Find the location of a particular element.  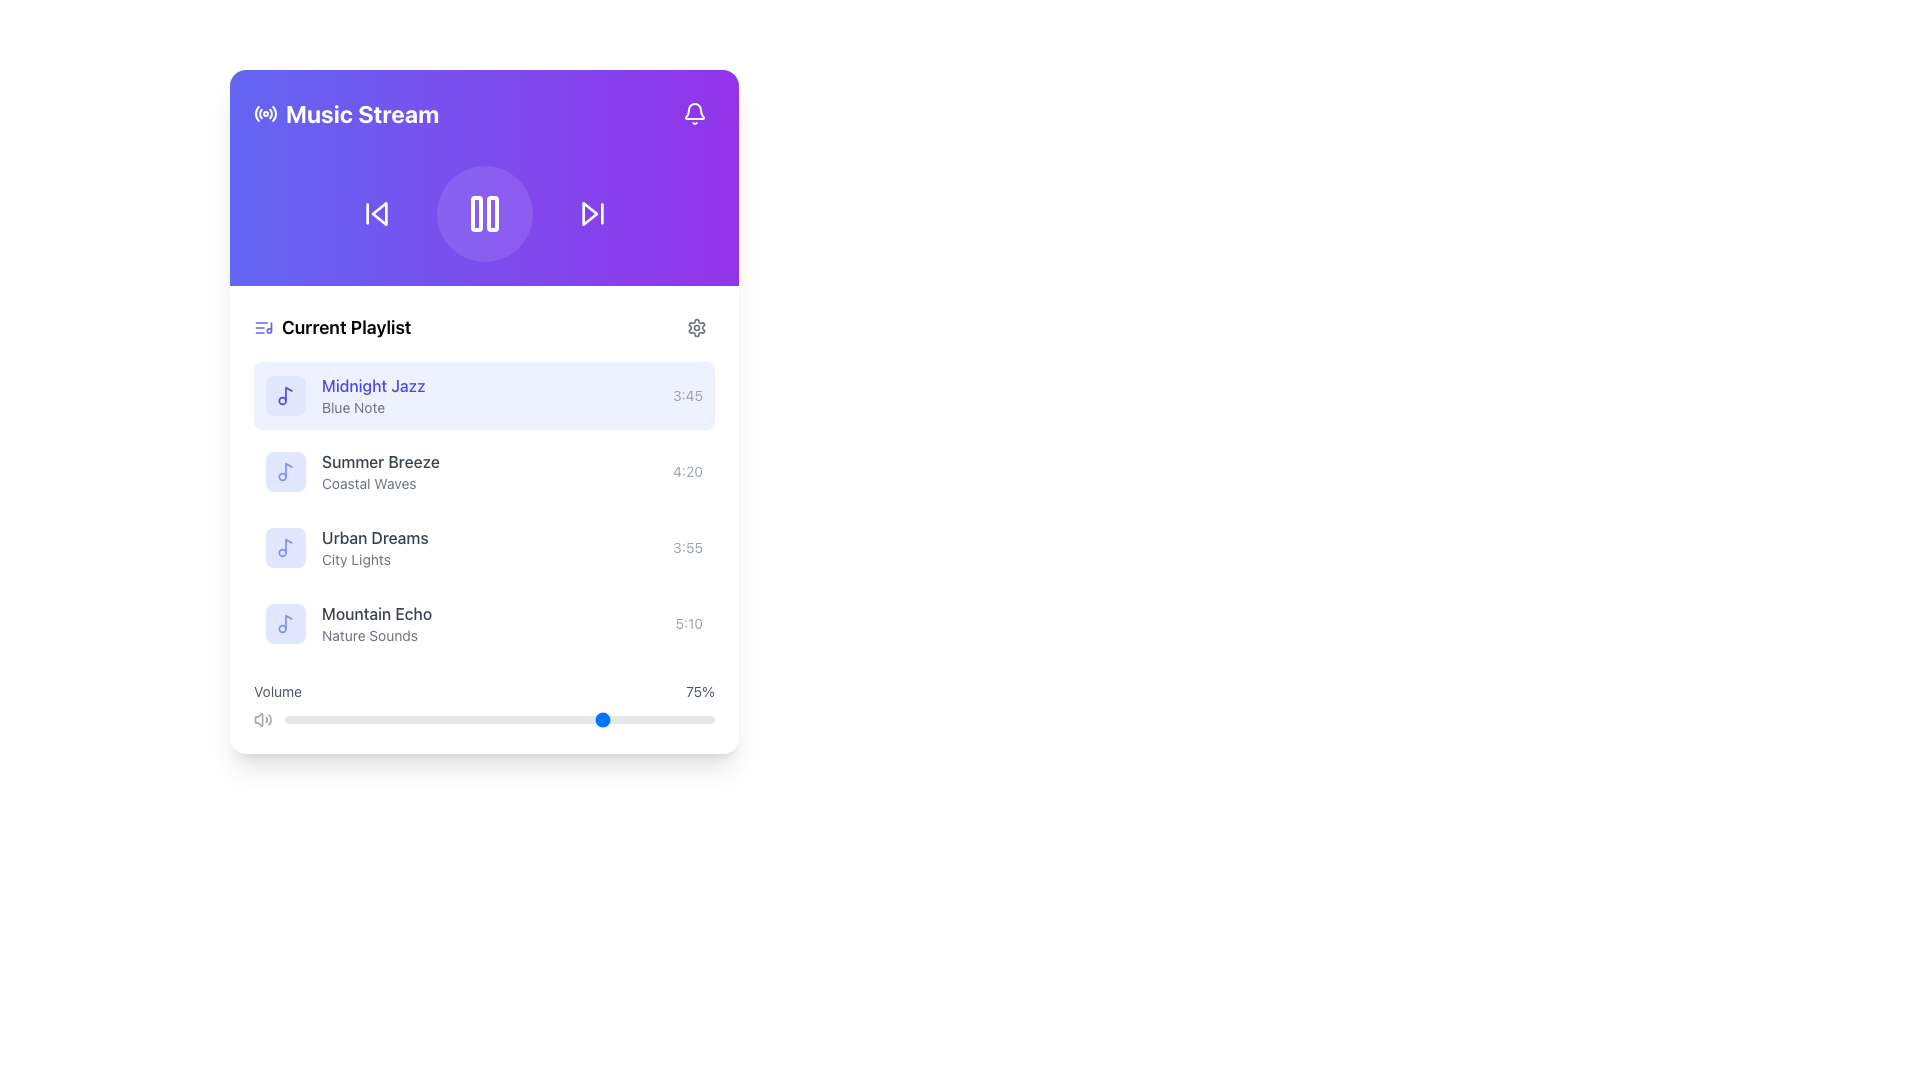

the volume slider is located at coordinates (504, 720).